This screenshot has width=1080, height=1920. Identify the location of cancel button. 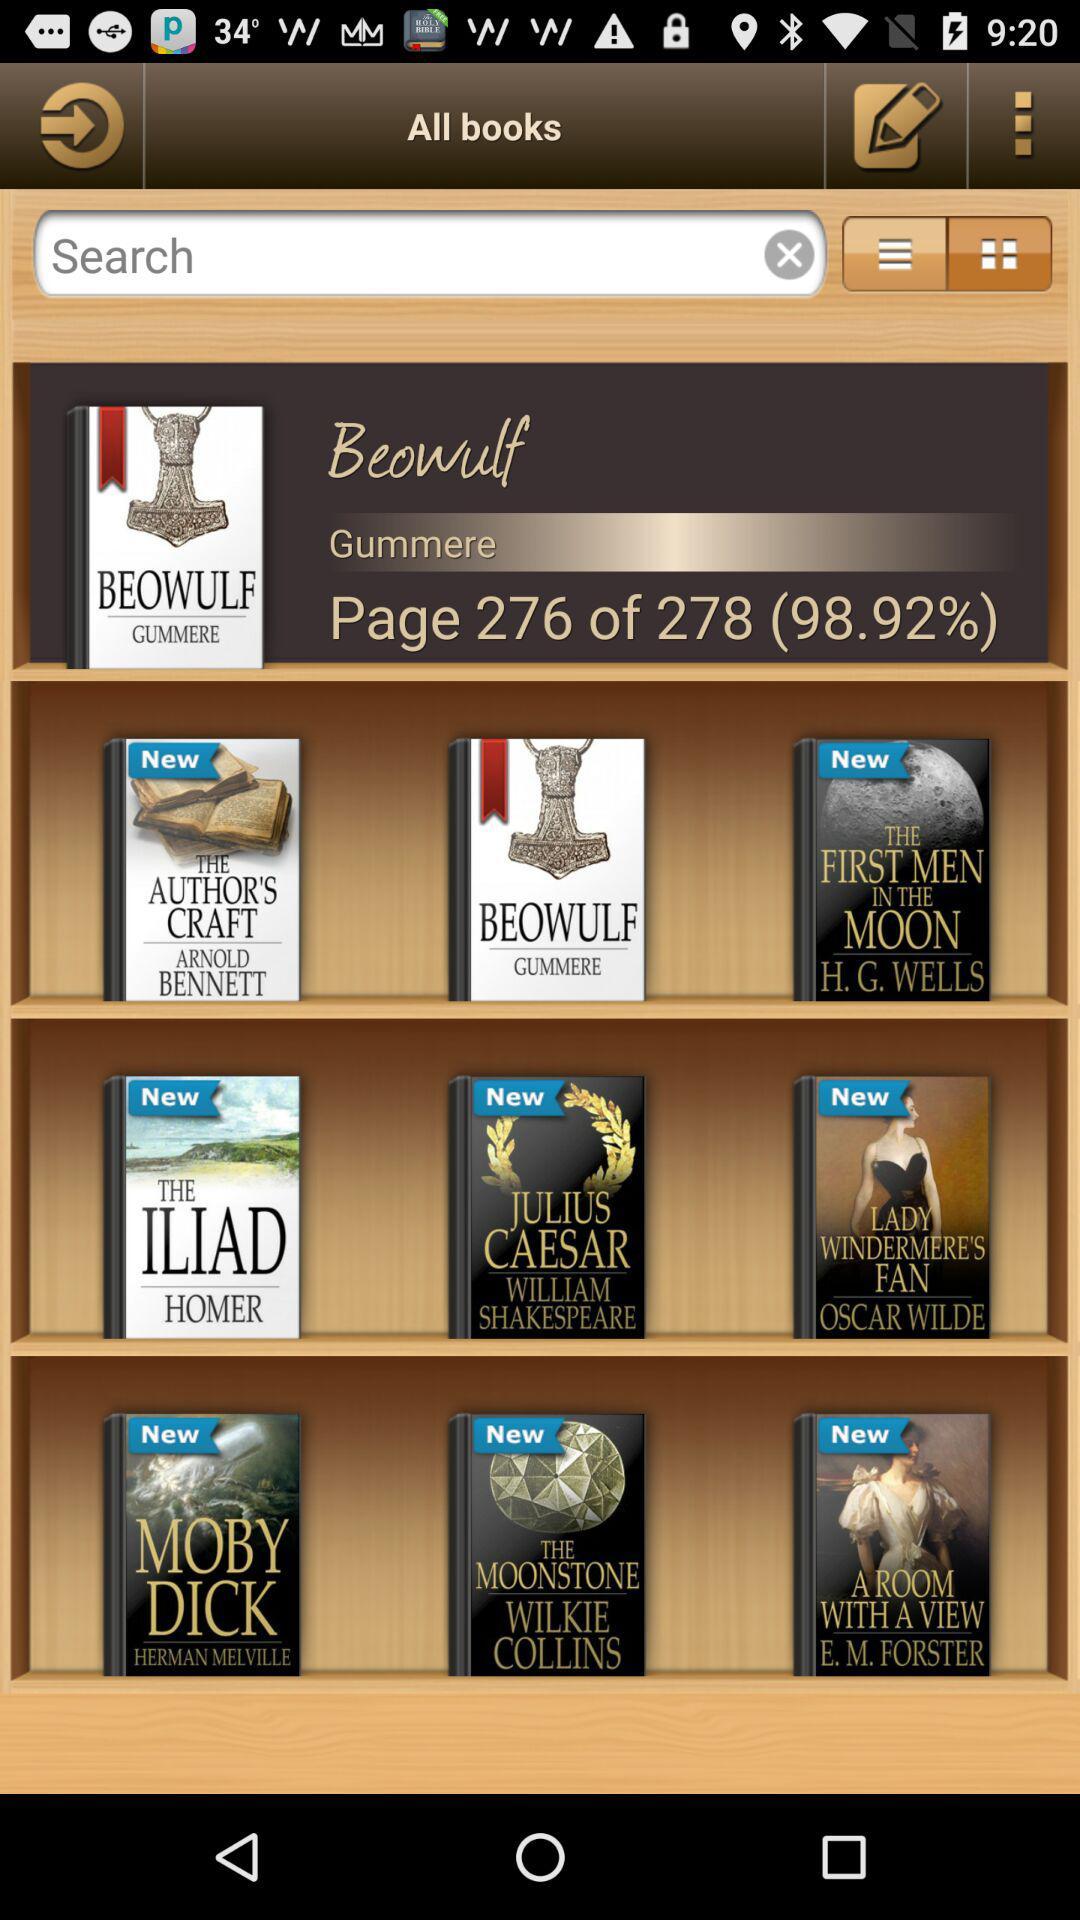
(788, 253).